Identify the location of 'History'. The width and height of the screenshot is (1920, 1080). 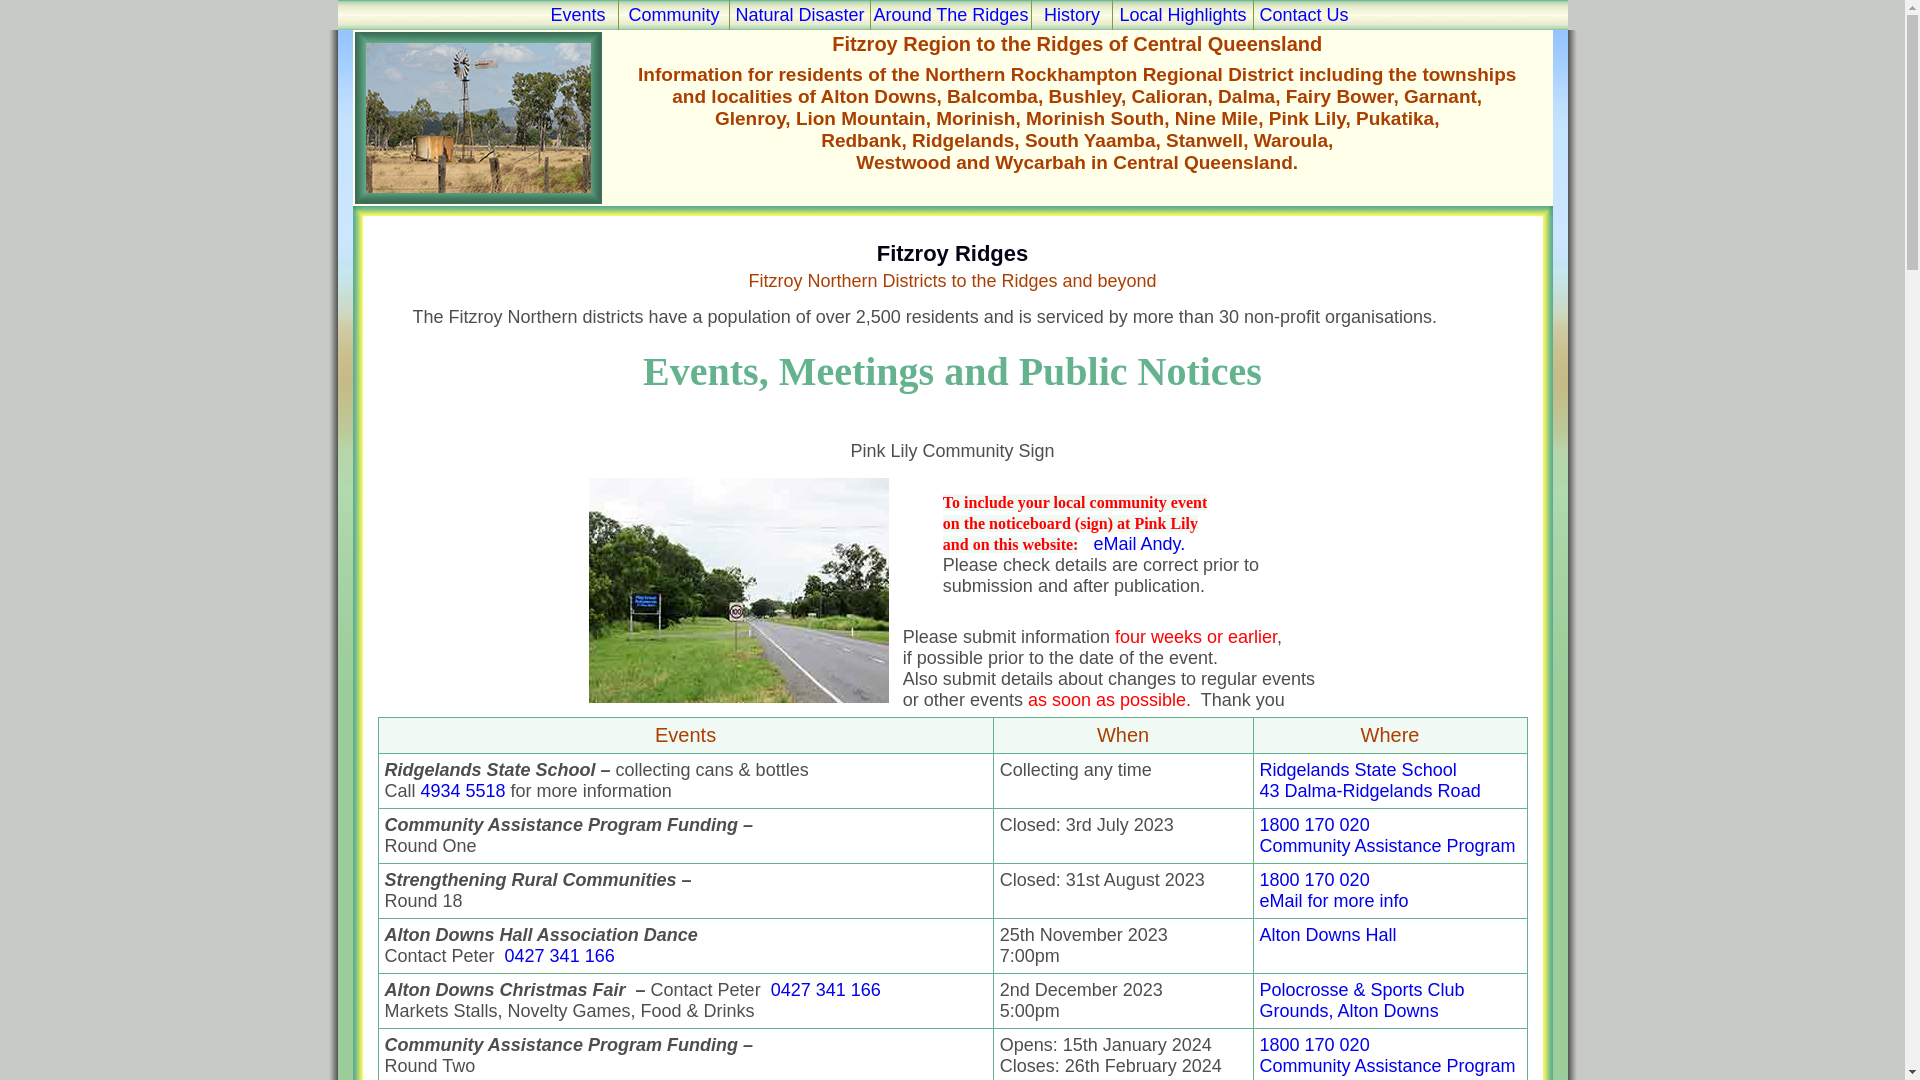
(1071, 15).